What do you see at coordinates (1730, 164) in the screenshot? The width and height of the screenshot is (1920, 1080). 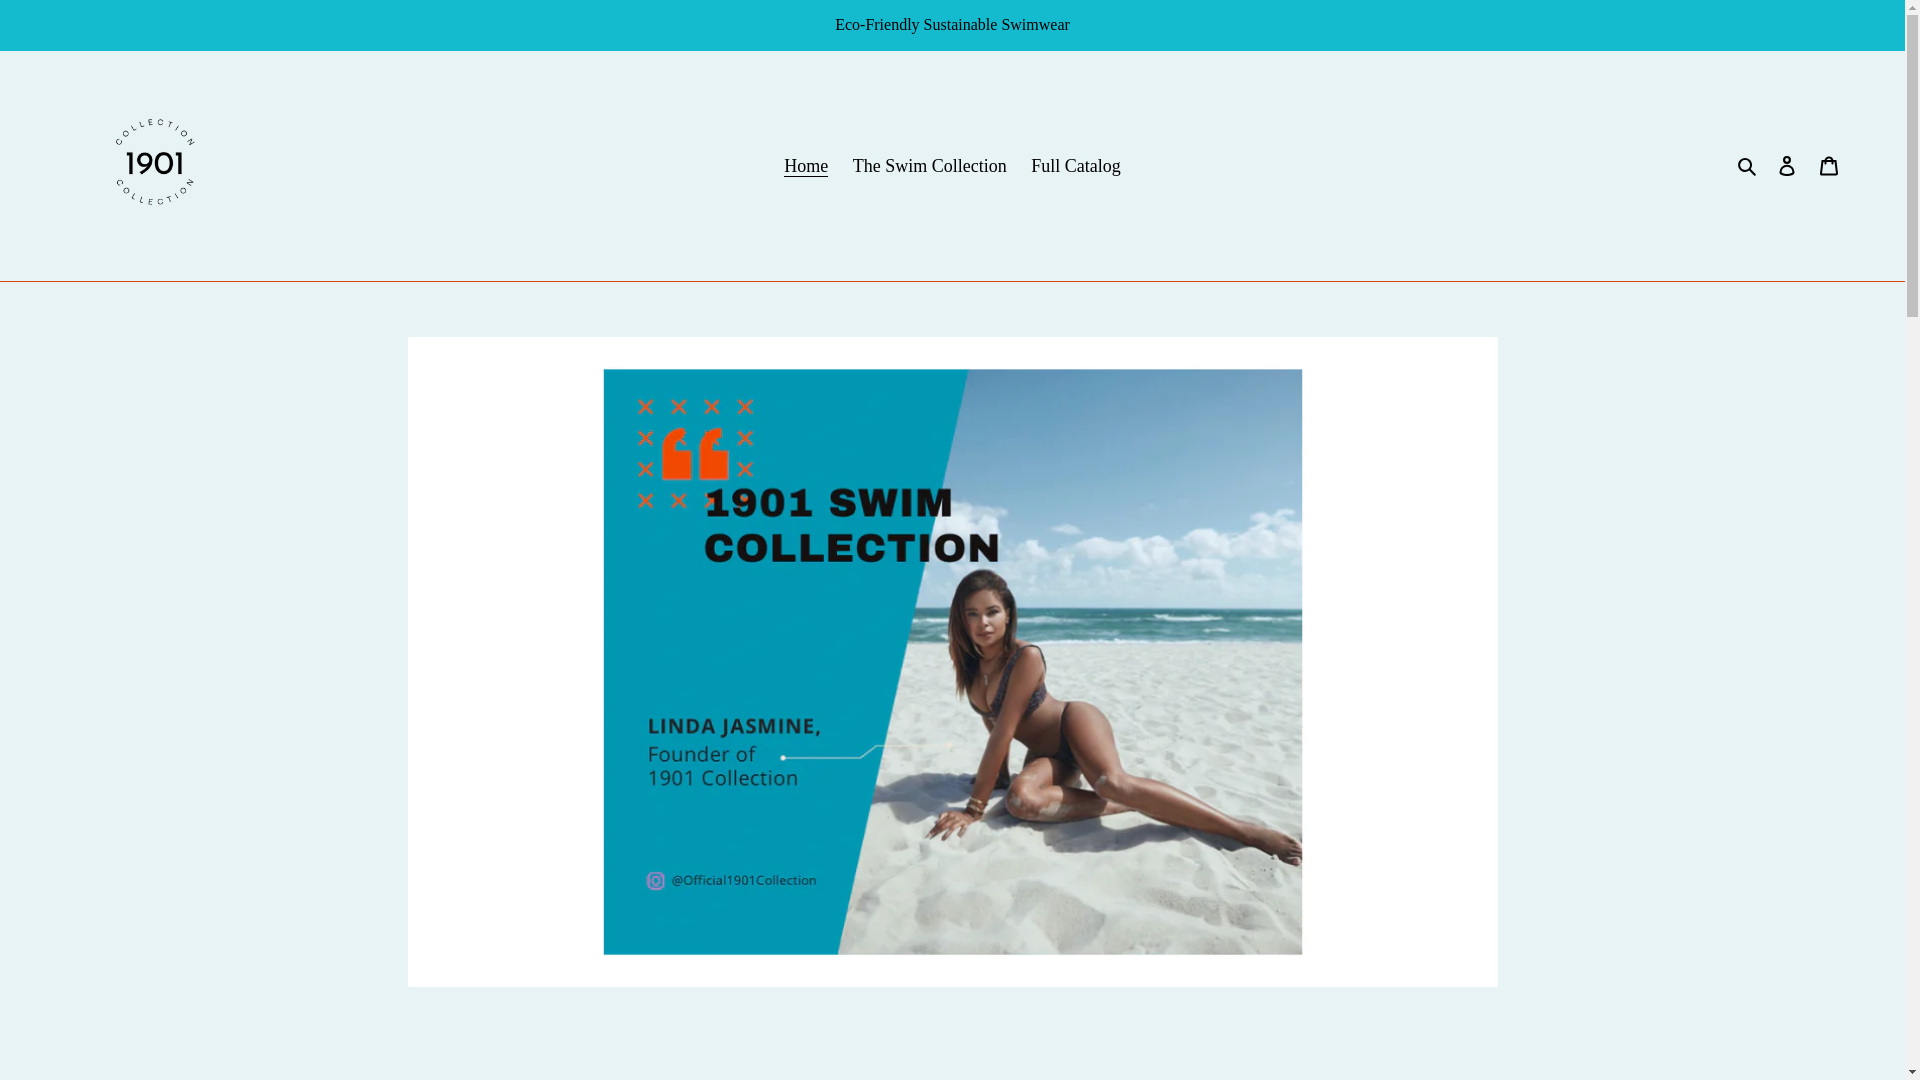 I see `'Search'` at bounding box center [1730, 164].